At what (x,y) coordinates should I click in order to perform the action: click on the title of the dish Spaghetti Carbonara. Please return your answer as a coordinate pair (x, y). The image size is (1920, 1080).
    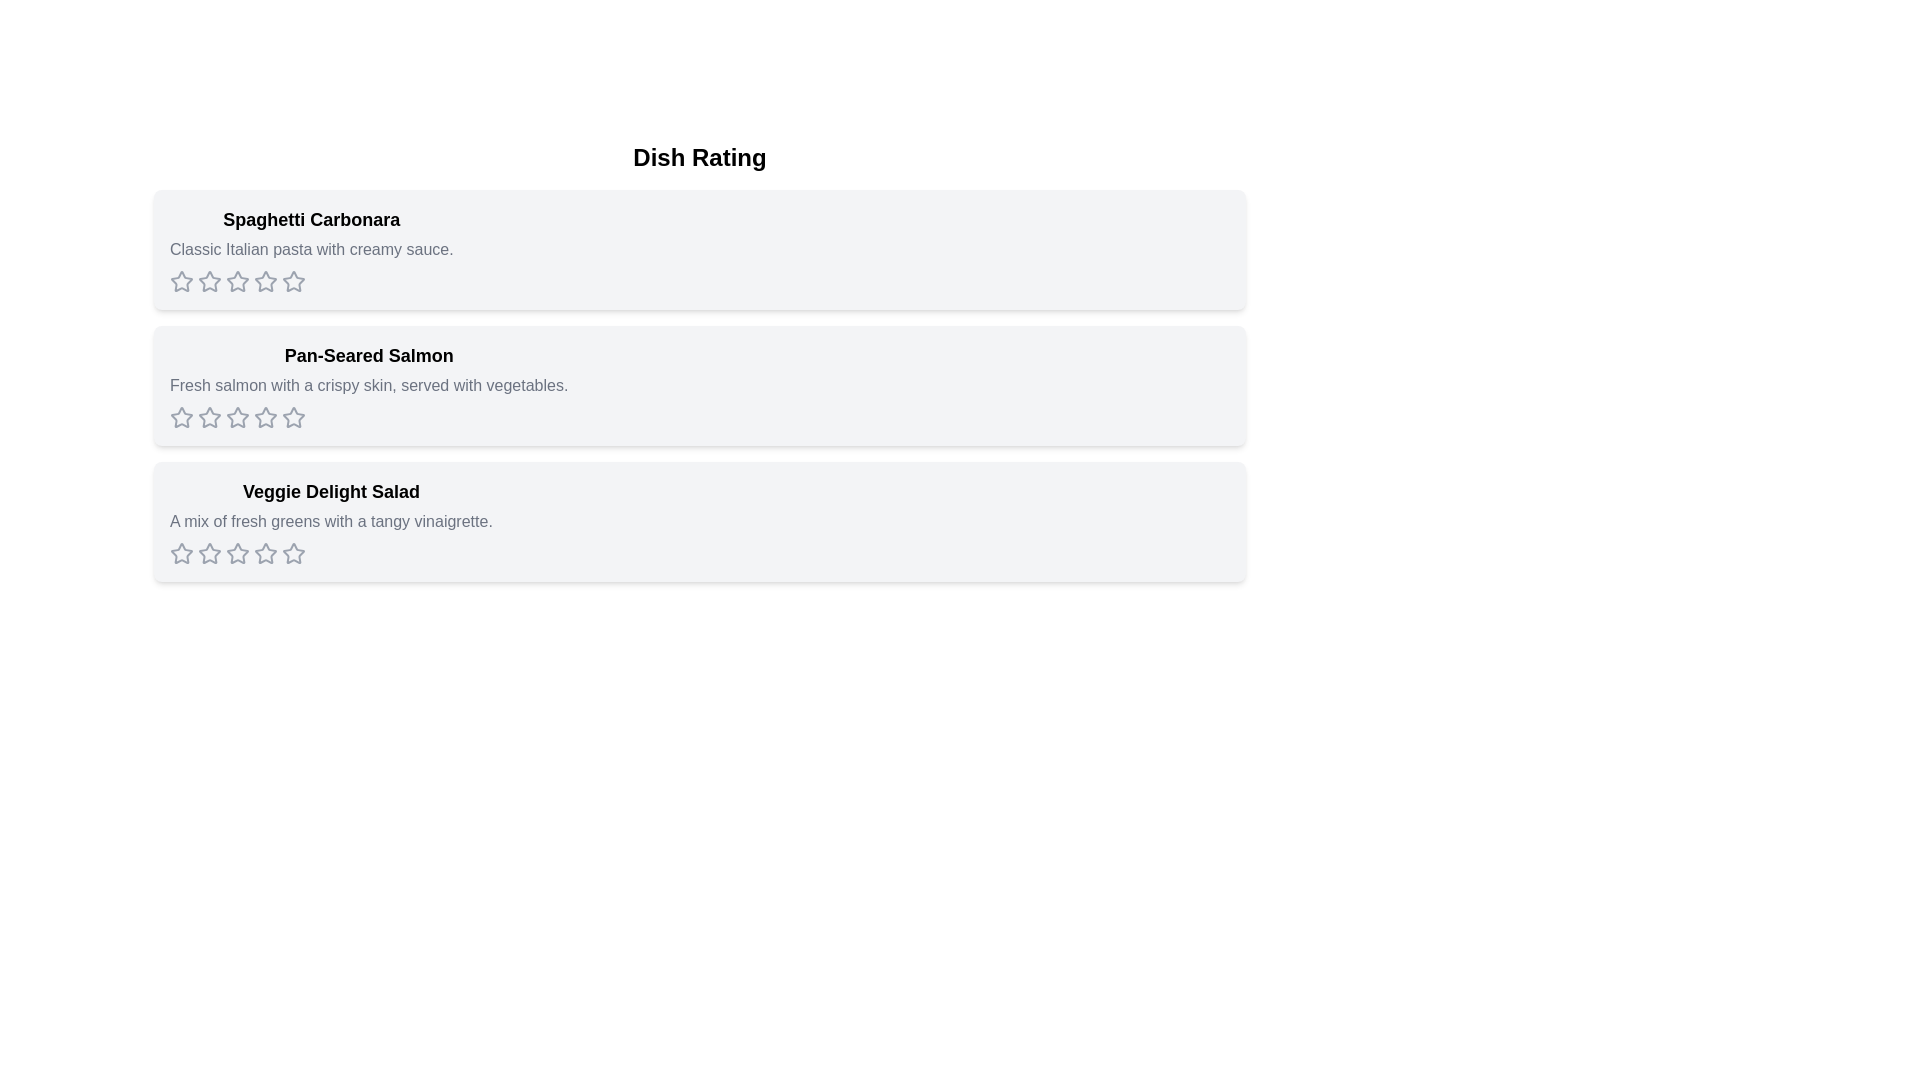
    Looking at the image, I should click on (310, 219).